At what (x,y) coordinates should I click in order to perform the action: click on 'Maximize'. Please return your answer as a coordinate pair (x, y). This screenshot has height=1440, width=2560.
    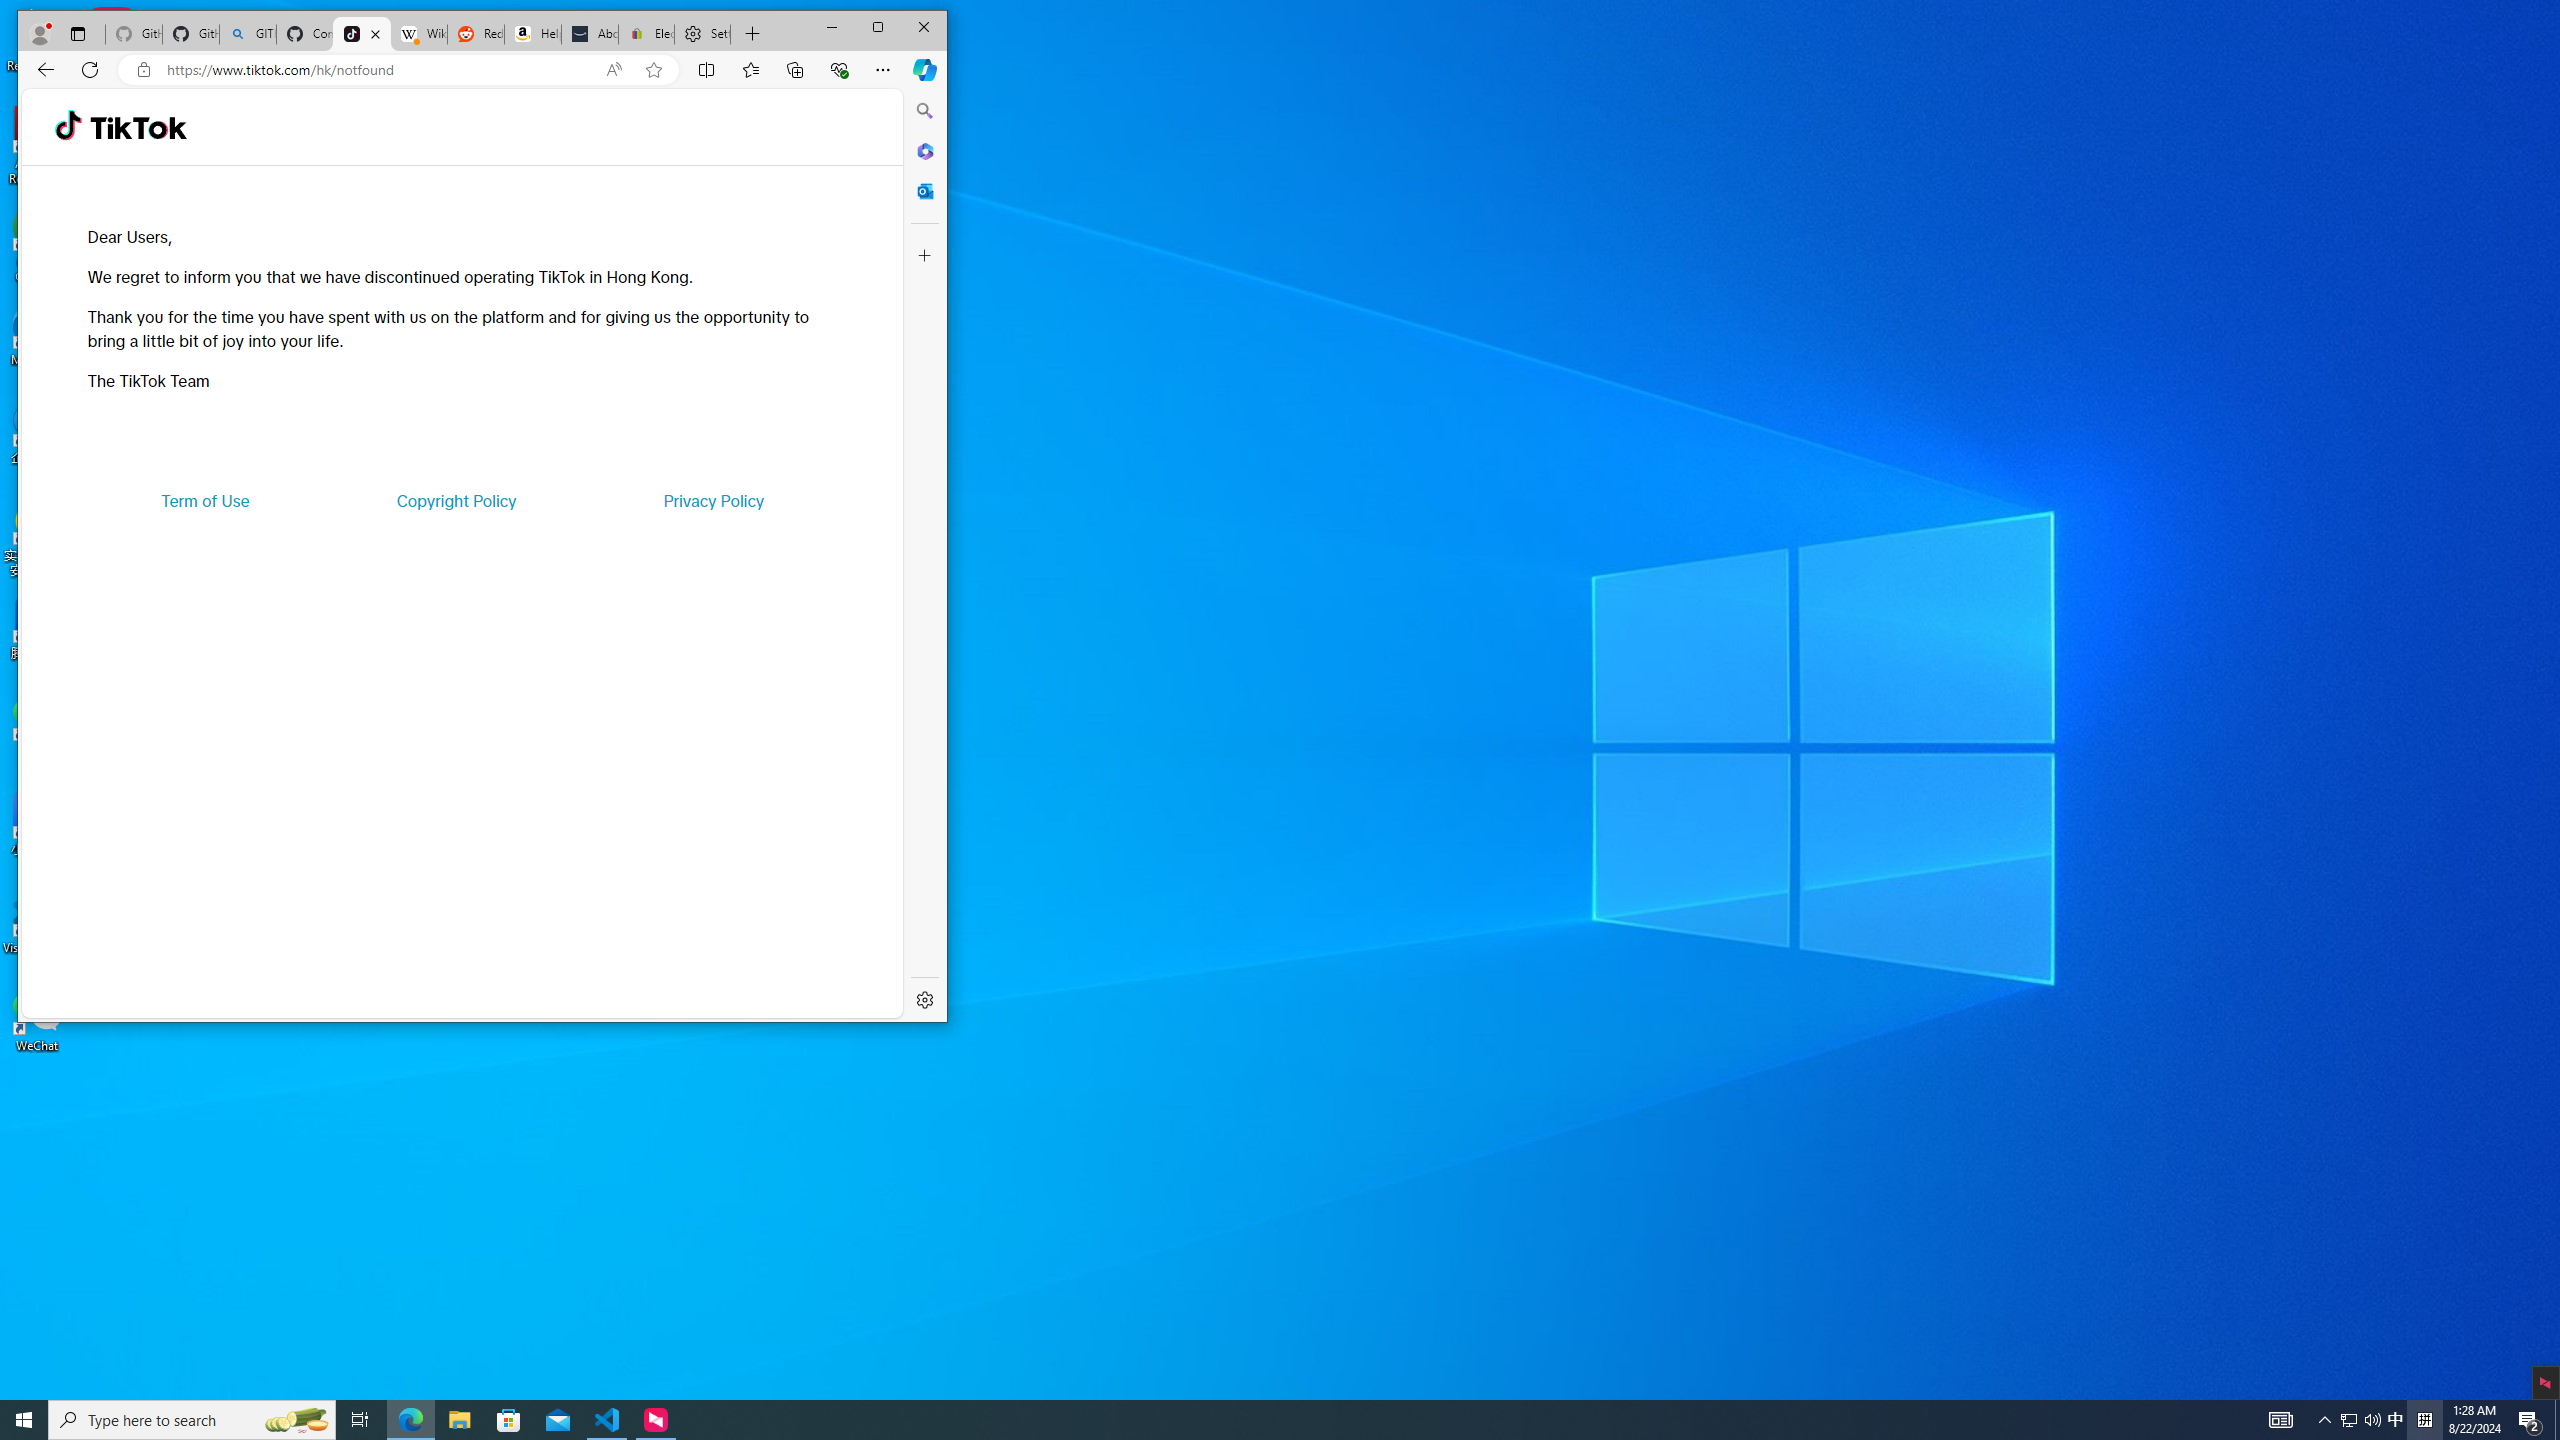
    Looking at the image, I should click on (877, 27).